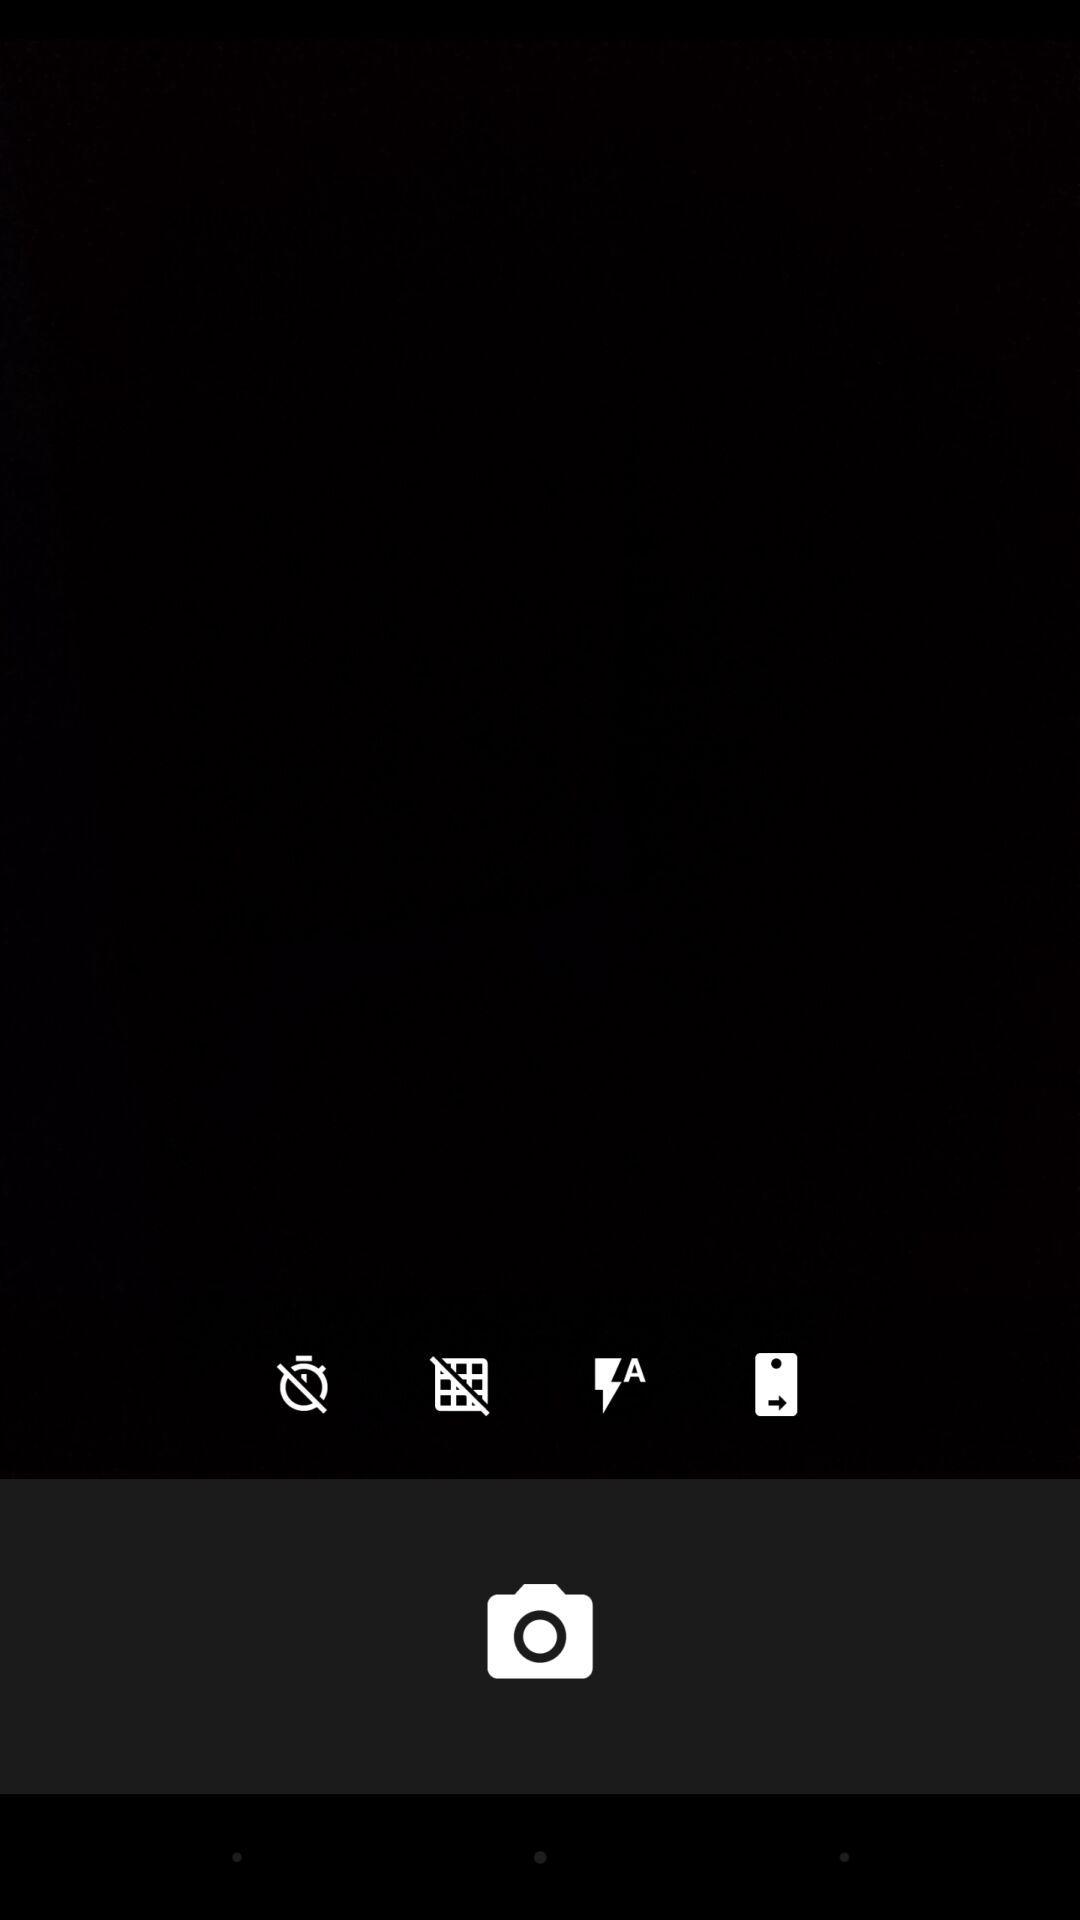 This screenshot has width=1080, height=1920. Describe the element at coordinates (775, 1383) in the screenshot. I see `icon at the bottom right corner` at that location.